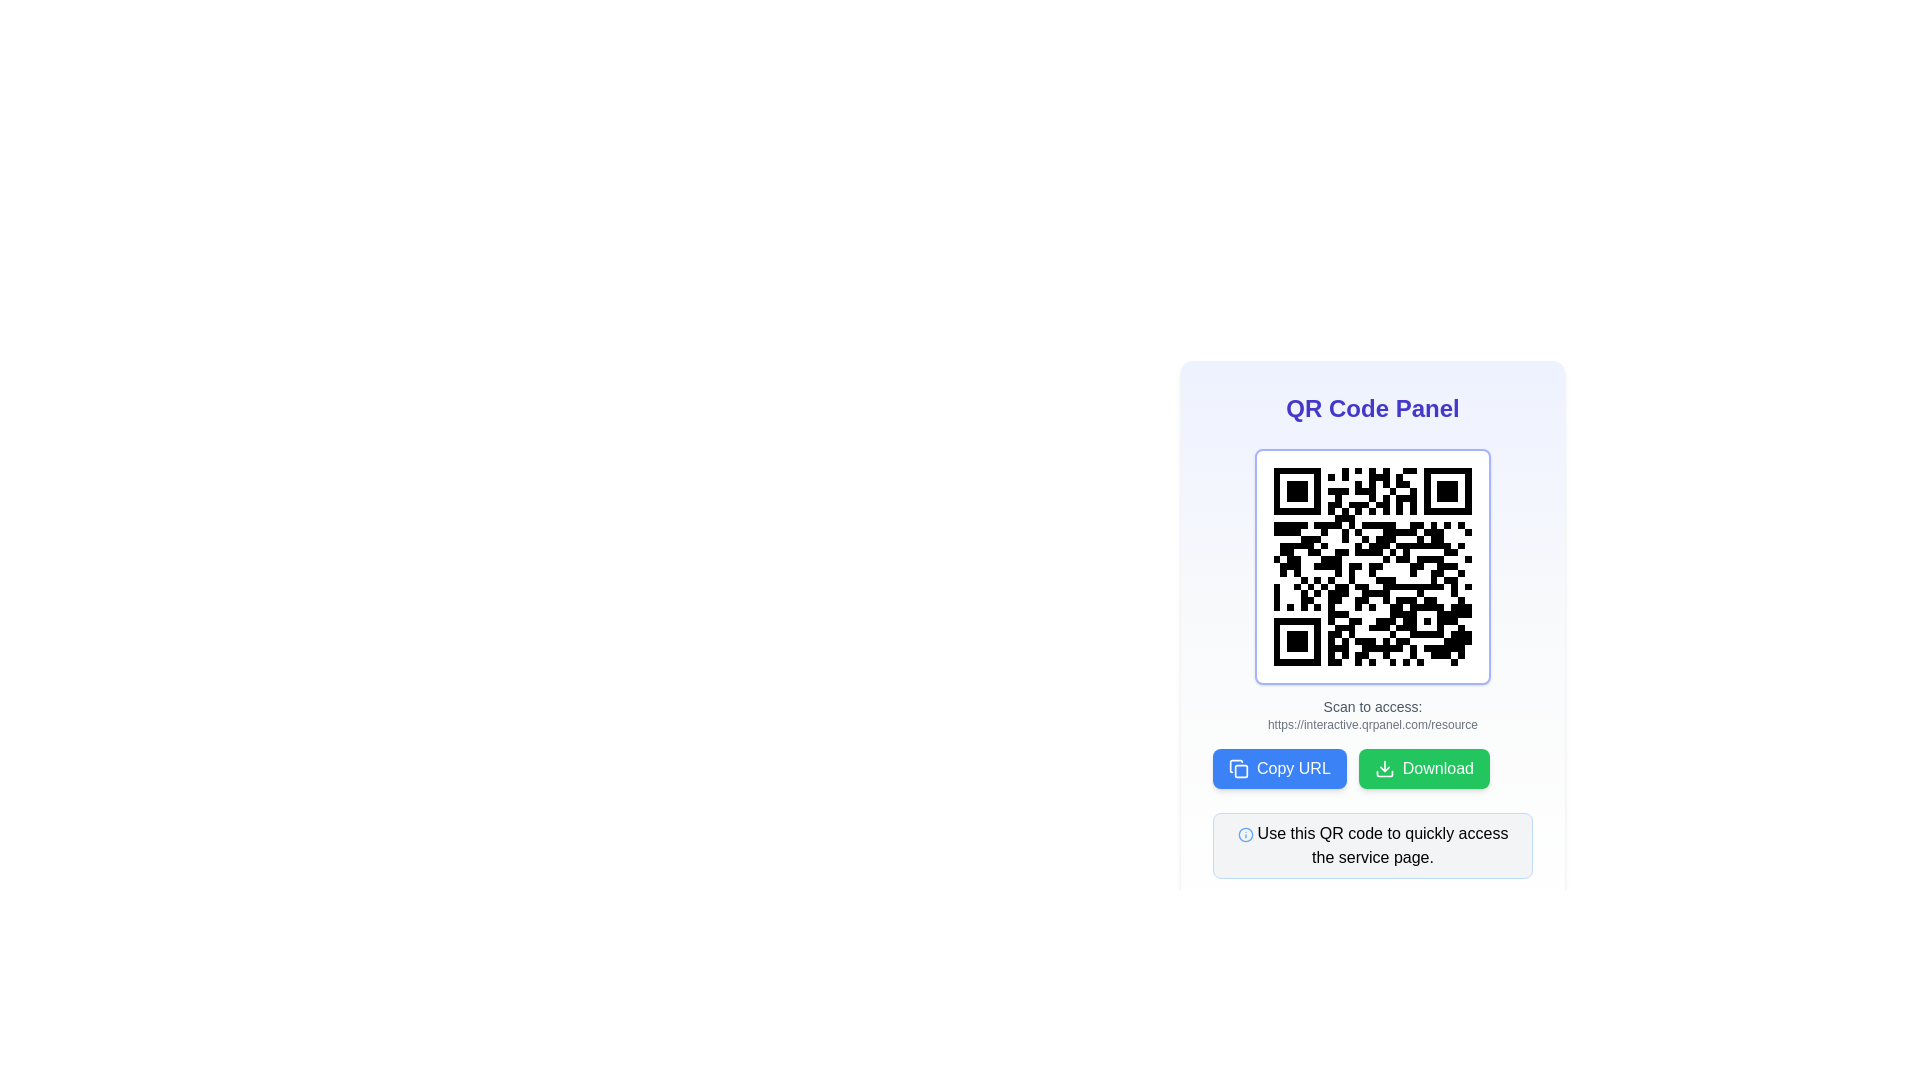 The height and width of the screenshot is (1080, 1920). Describe the element at coordinates (1240, 770) in the screenshot. I see `the copy icon element located at the center of the QR Code Panel interface, which visualizes the action of copying the associated link or QR code` at that location.